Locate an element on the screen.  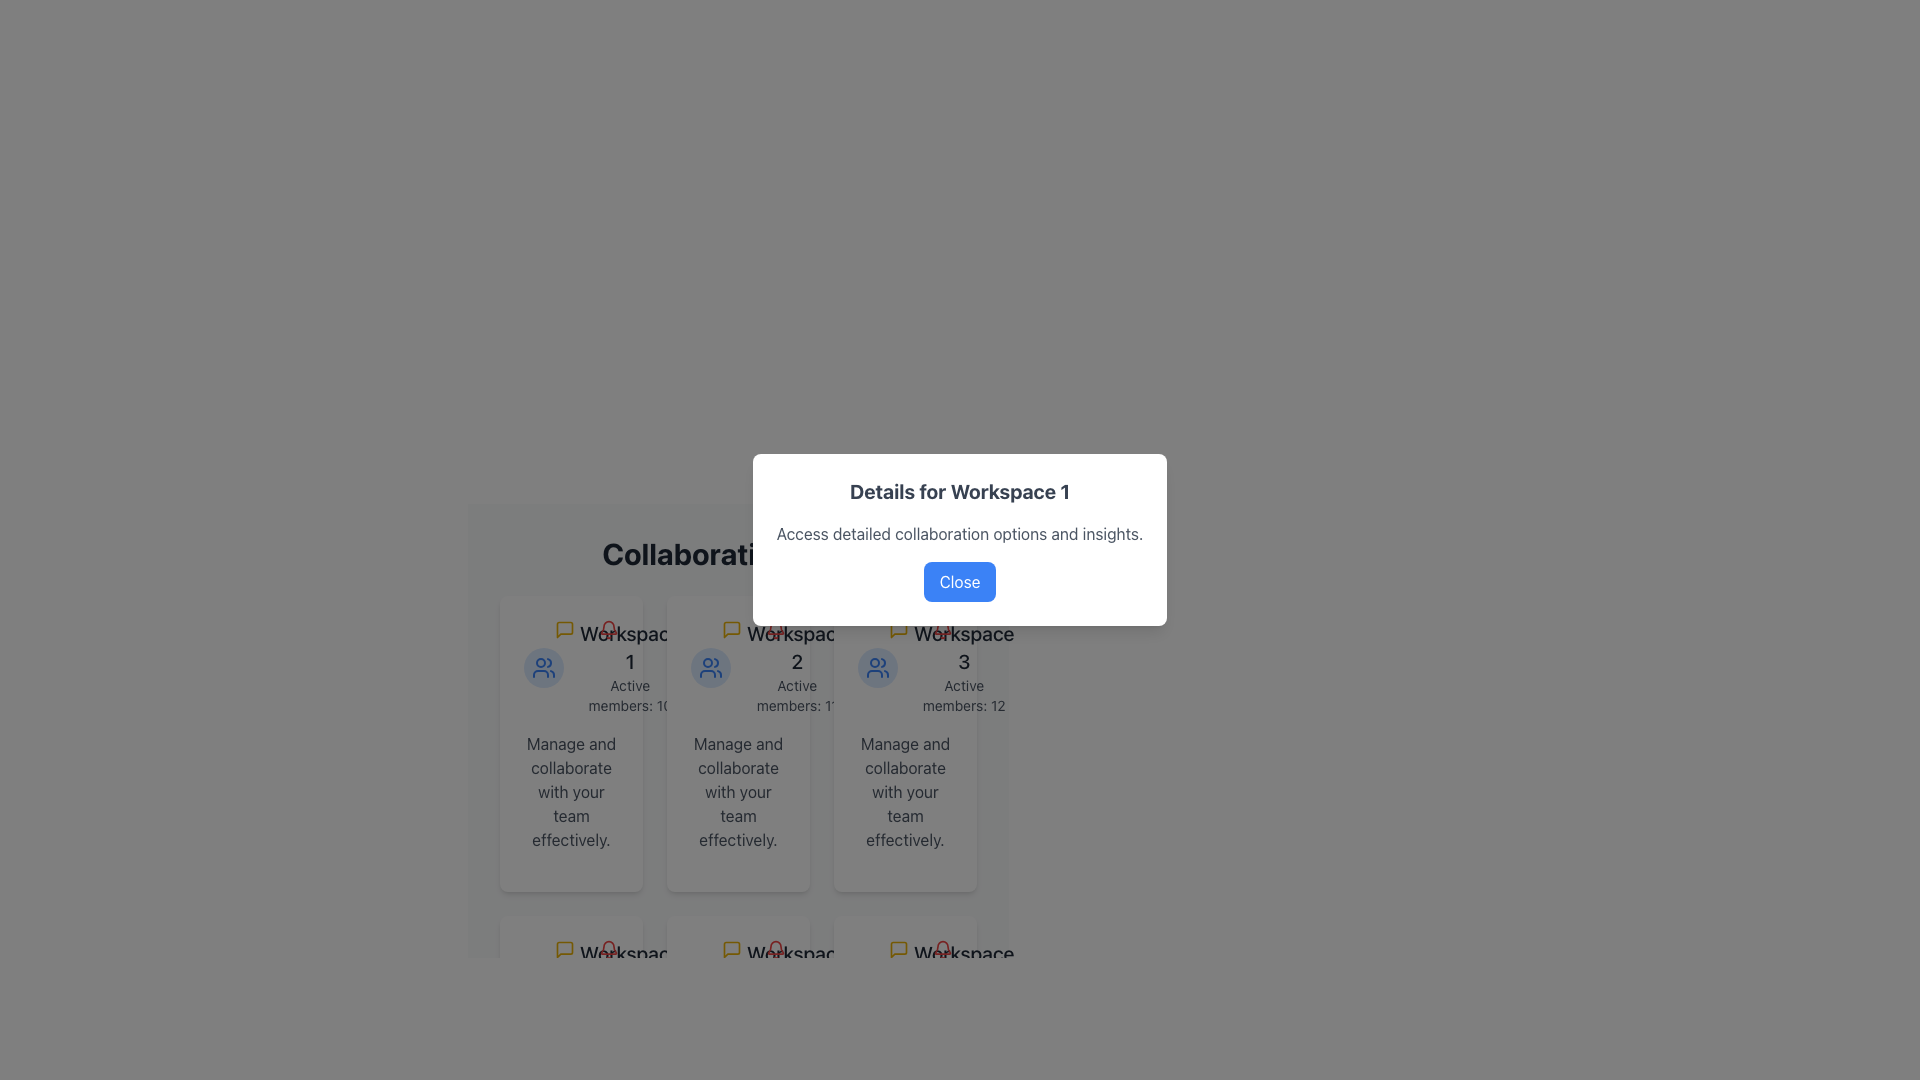
the notification icon, which is positioned in a circular button below the modal dialog's title and above workspace cards is located at coordinates (775, 628).